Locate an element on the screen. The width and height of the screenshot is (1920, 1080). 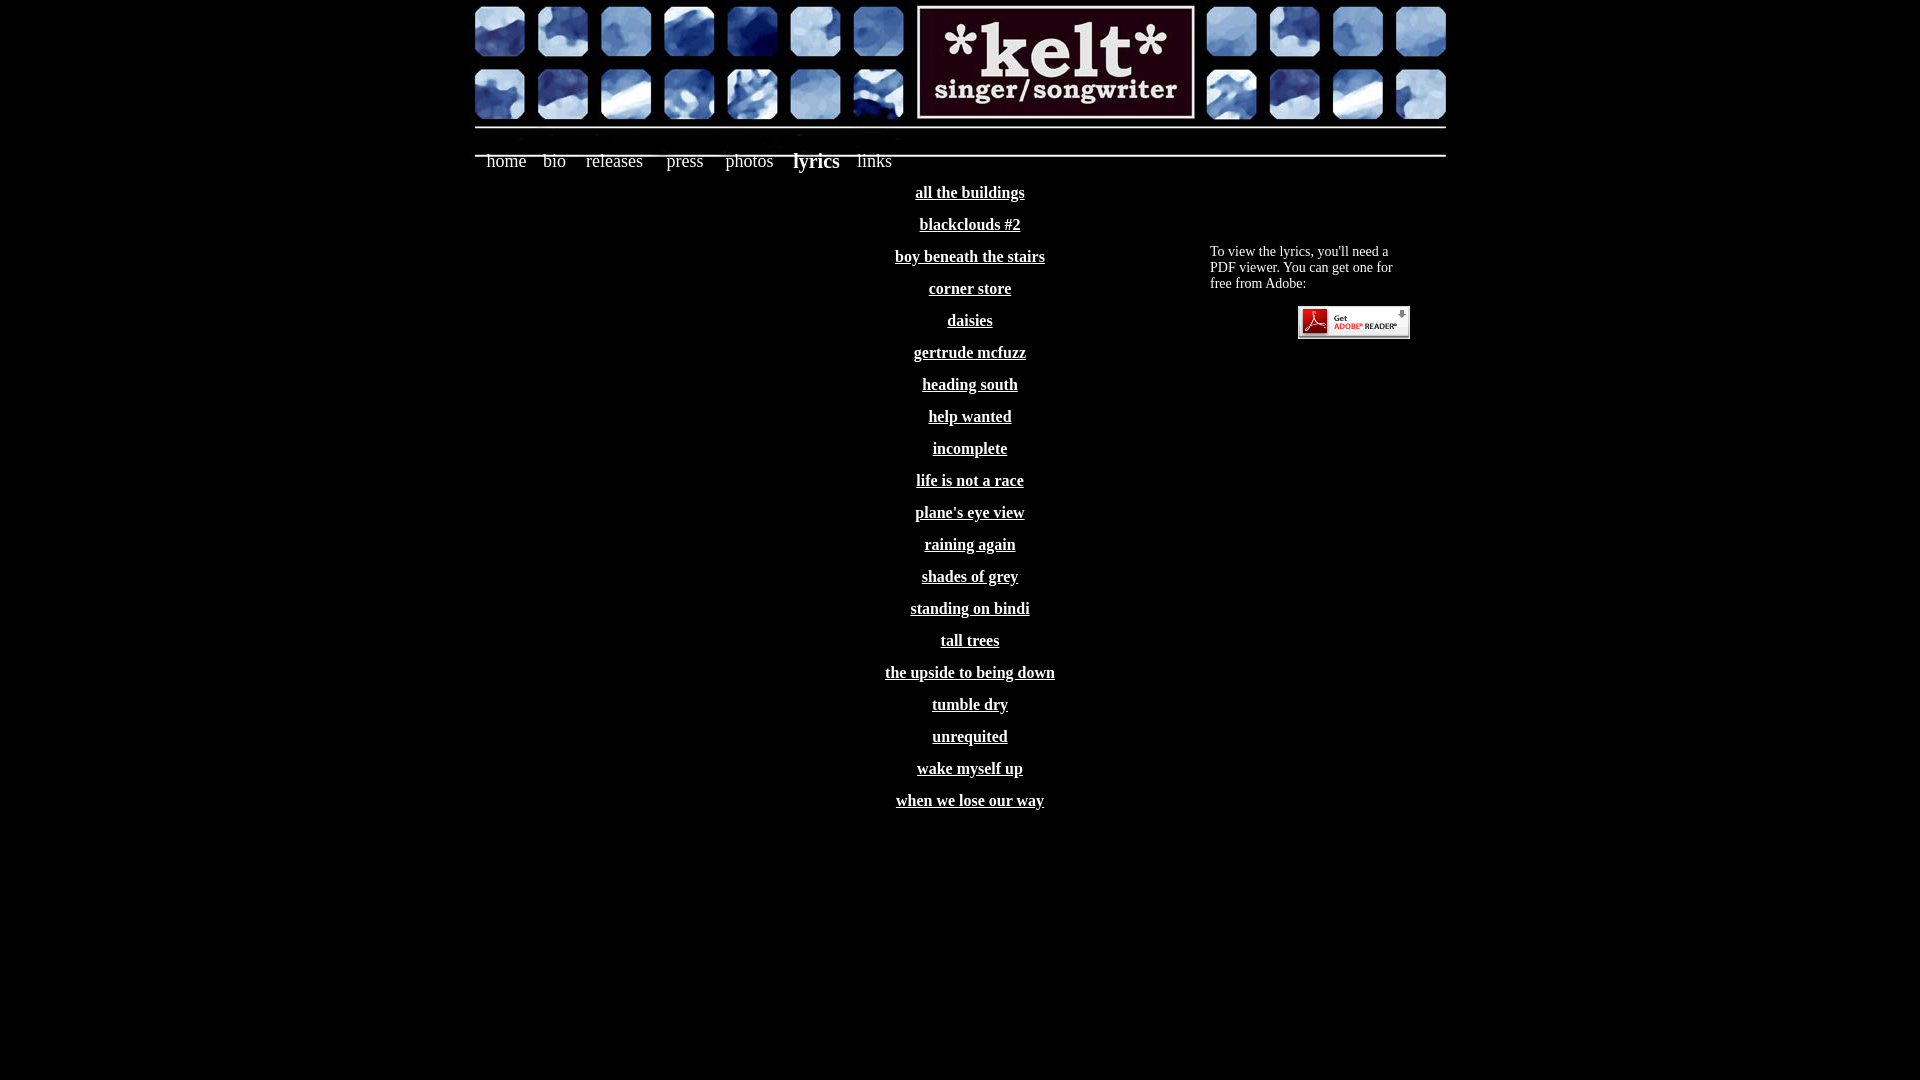
'raining again' is located at coordinates (969, 544).